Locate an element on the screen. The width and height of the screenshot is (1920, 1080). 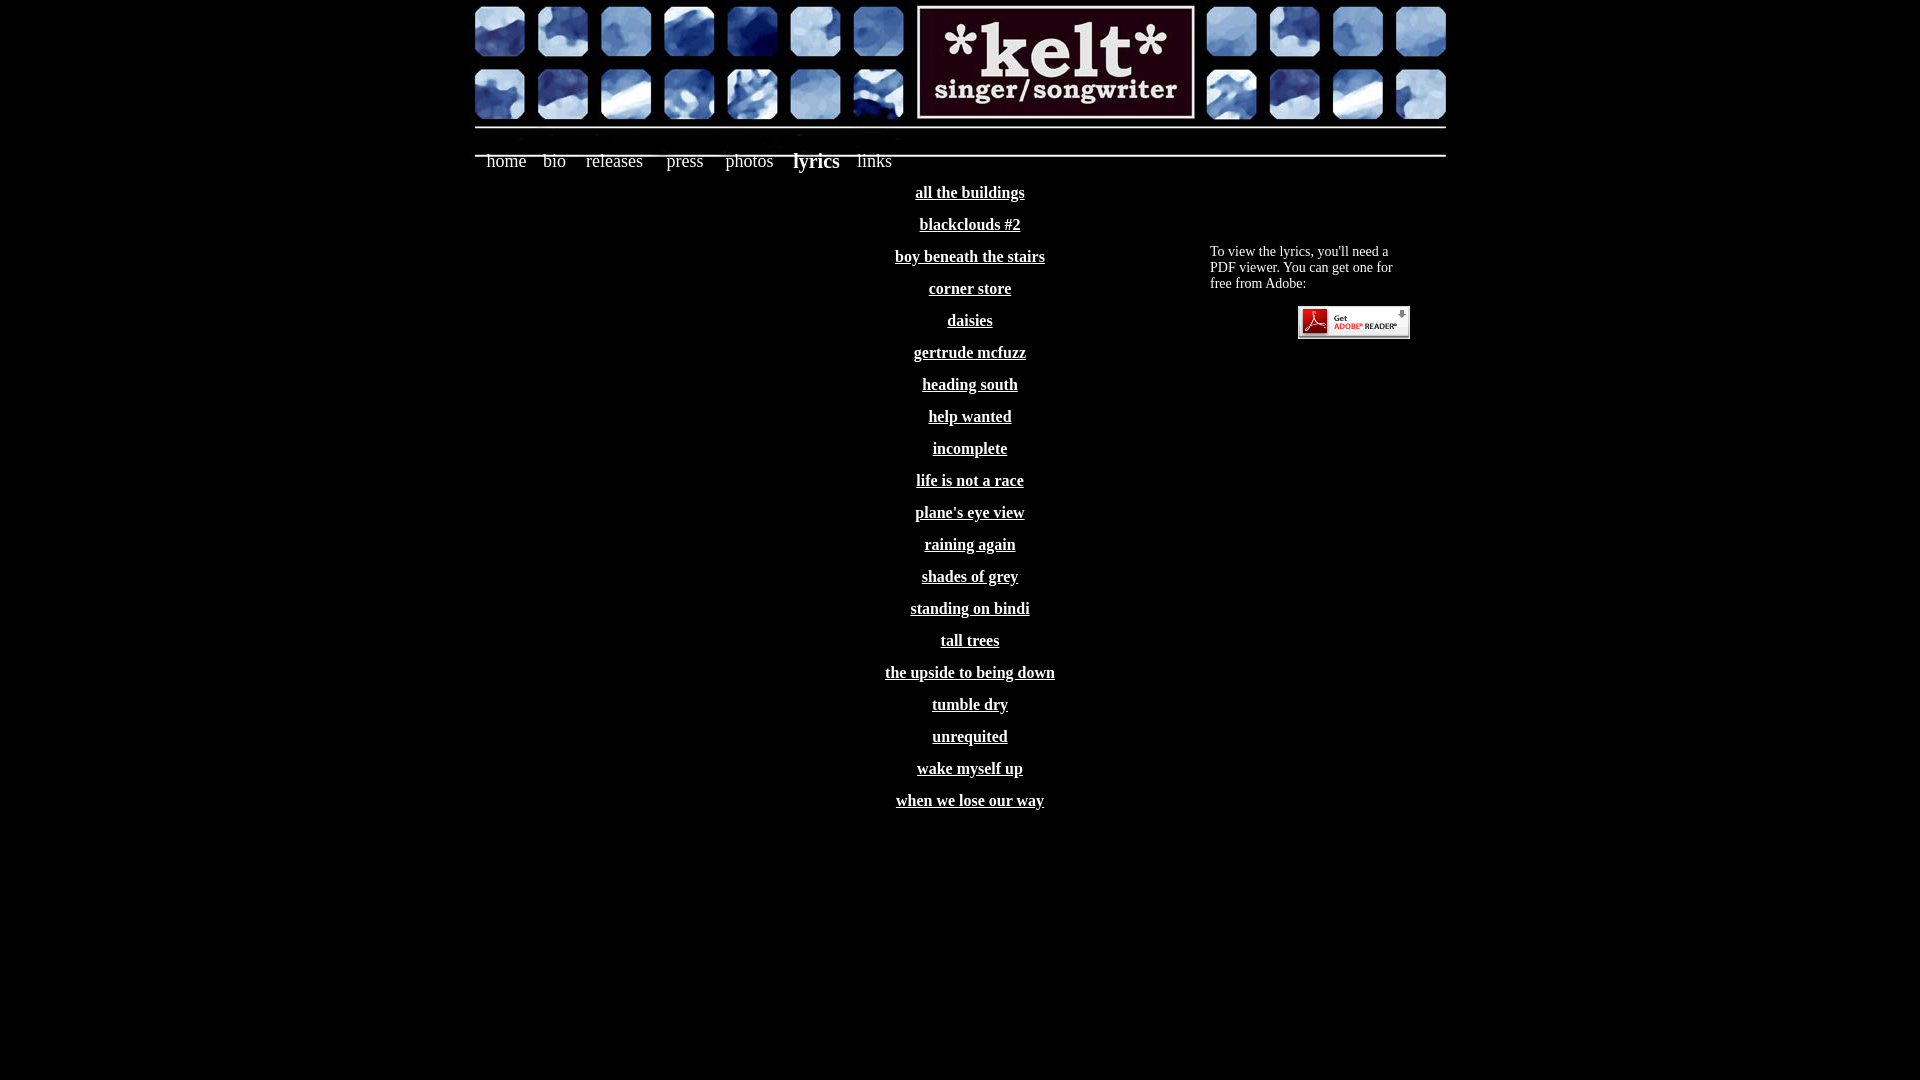
'raining again' is located at coordinates (969, 544).